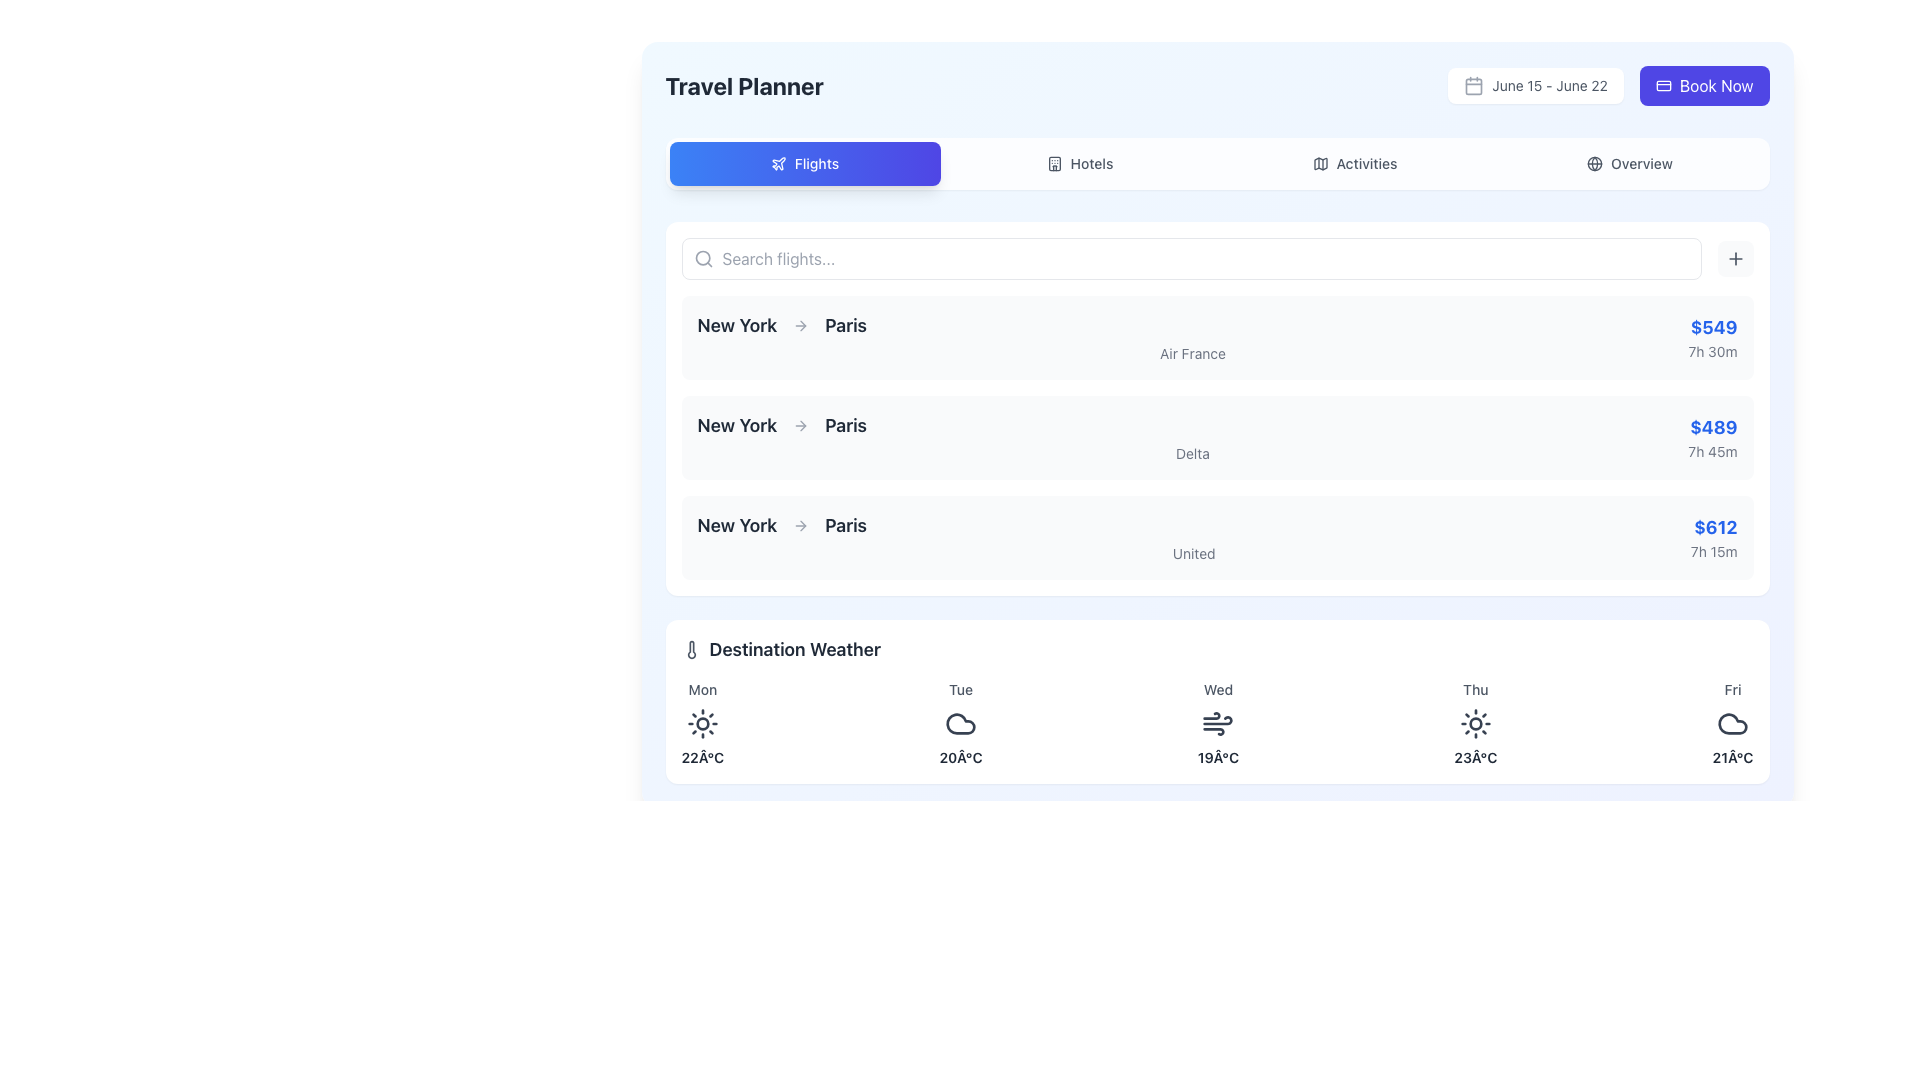  Describe the element at coordinates (846, 424) in the screenshot. I see `the Static Text Label reading 'Paris' located in the second row of the flight result list, aligned next to 'New York' and following the arrow icon` at that location.